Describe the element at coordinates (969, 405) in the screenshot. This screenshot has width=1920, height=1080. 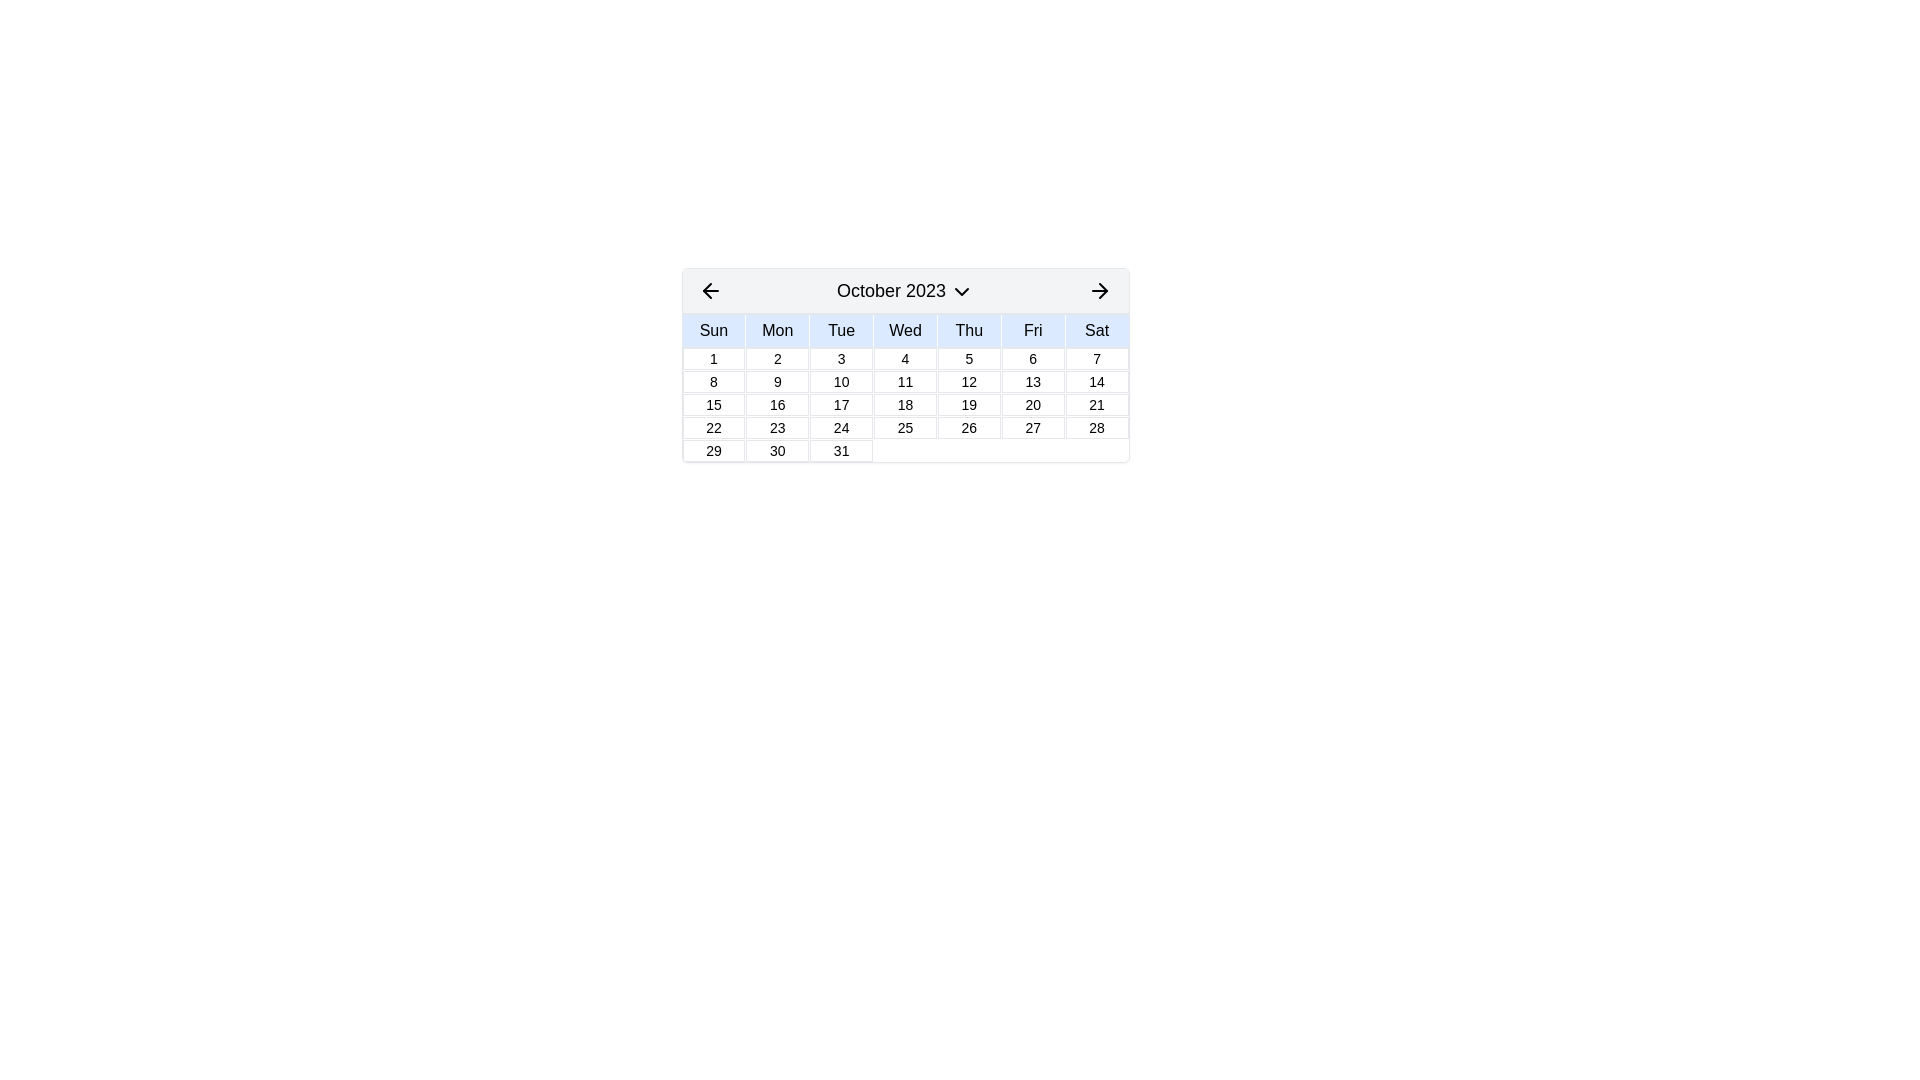
I see `the calendar day cell representing a date under the 'Thu' column in the fourth row of the calendar grid` at that location.